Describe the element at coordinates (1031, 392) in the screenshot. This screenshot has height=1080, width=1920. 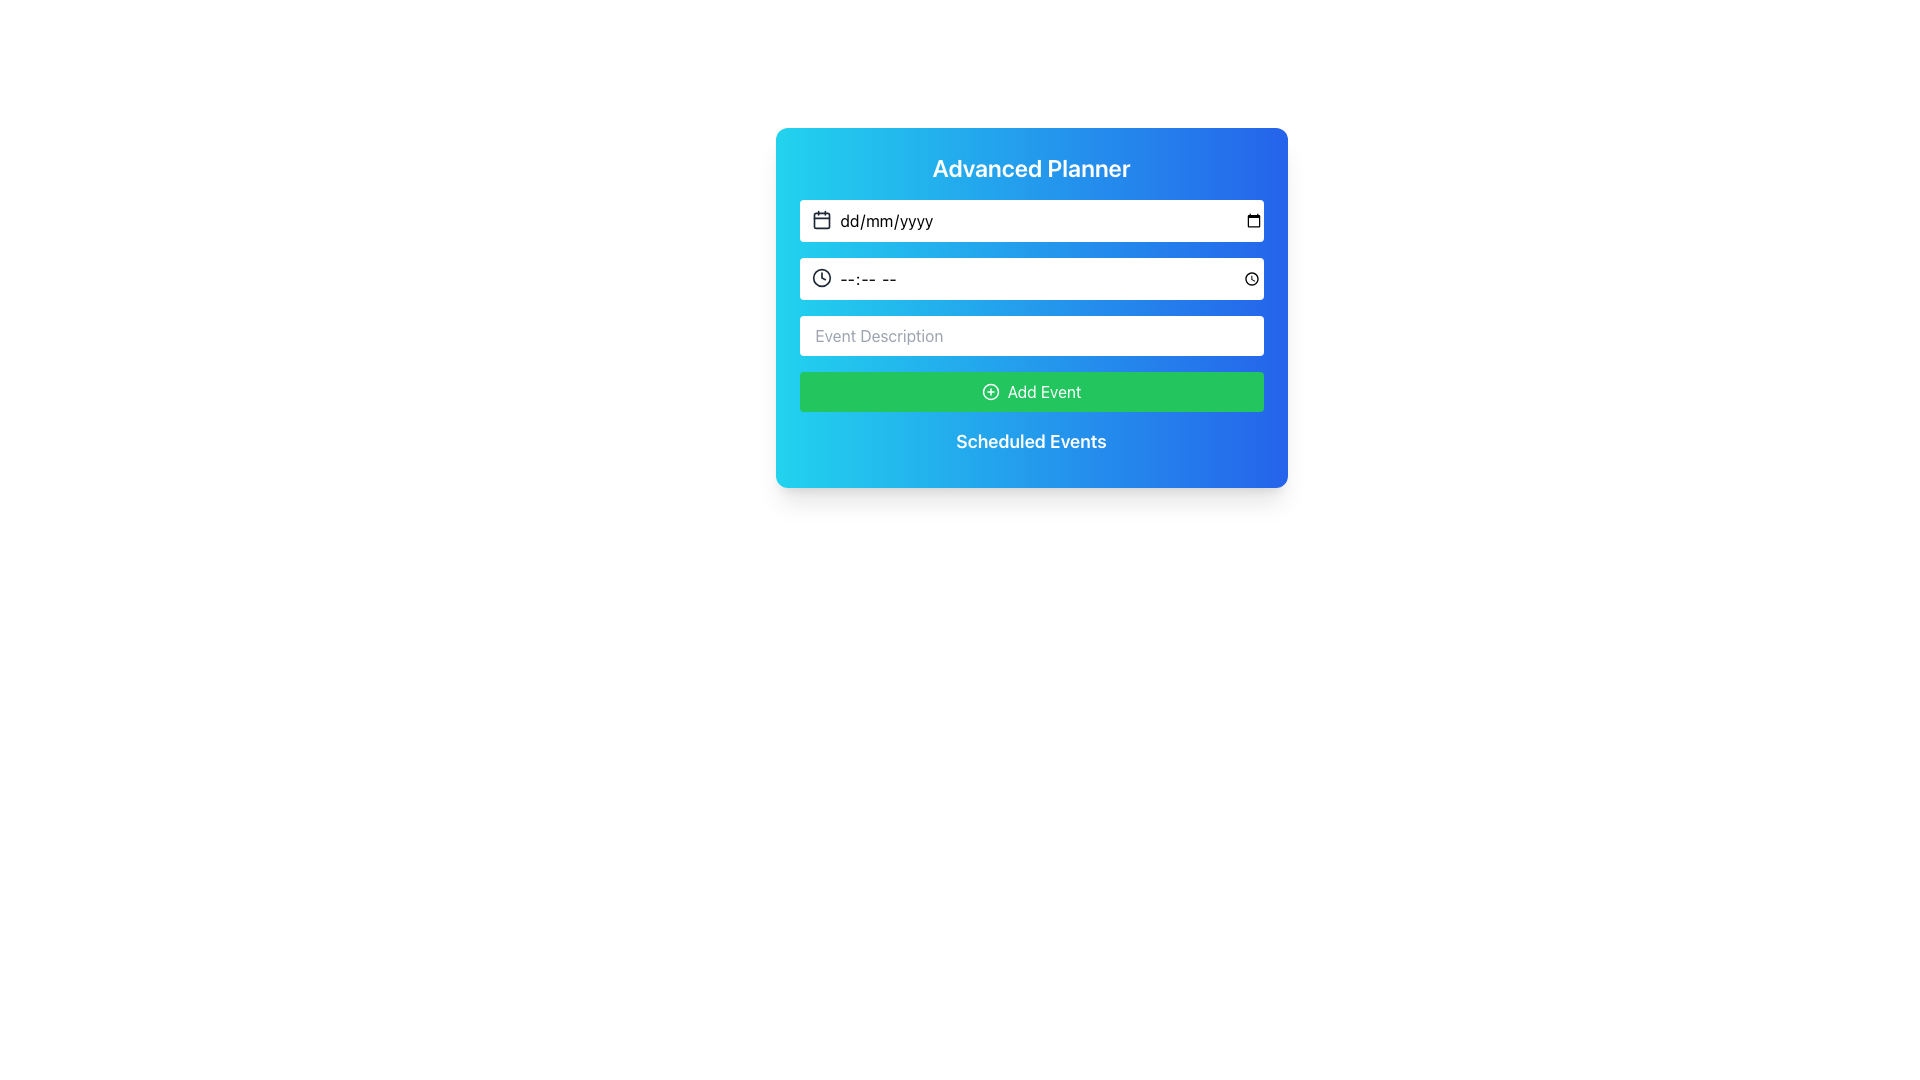
I see `the 'Add Event' button, which is a green rectangular button with rounded corners located near the bottom of the form` at that location.